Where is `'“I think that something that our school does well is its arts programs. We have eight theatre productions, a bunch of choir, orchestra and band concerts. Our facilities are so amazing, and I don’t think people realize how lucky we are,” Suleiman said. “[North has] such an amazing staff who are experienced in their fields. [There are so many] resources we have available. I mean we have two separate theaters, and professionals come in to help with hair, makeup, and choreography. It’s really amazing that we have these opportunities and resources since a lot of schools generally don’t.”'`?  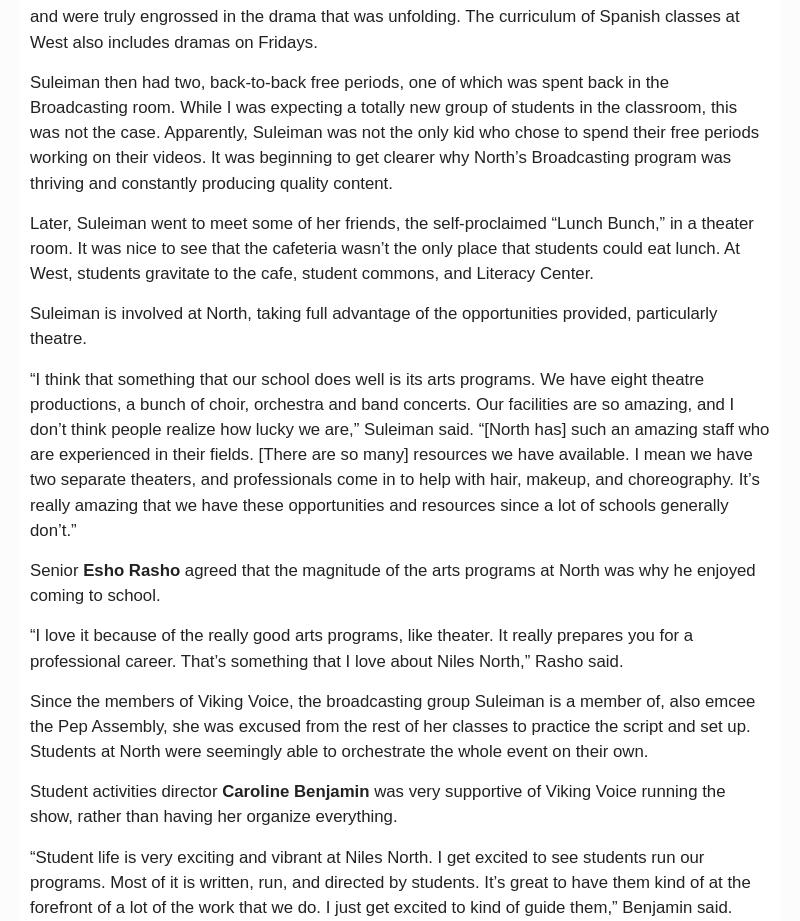
'“I think that something that our school does well is its arts programs. We have eight theatre productions, a bunch of choir, orchestra and band concerts. Our facilities are so amazing, and I don’t think people realize how lucky we are,” Suleiman said. “[North has] such an amazing staff who are experienced in their fields. [There are so many] resources we have available. I mean we have two separate theaters, and professionals come in to help with hair, makeup, and choreography. It’s really amazing that we have these opportunities and resources since a lot of schools generally don’t.”' is located at coordinates (398, 453).